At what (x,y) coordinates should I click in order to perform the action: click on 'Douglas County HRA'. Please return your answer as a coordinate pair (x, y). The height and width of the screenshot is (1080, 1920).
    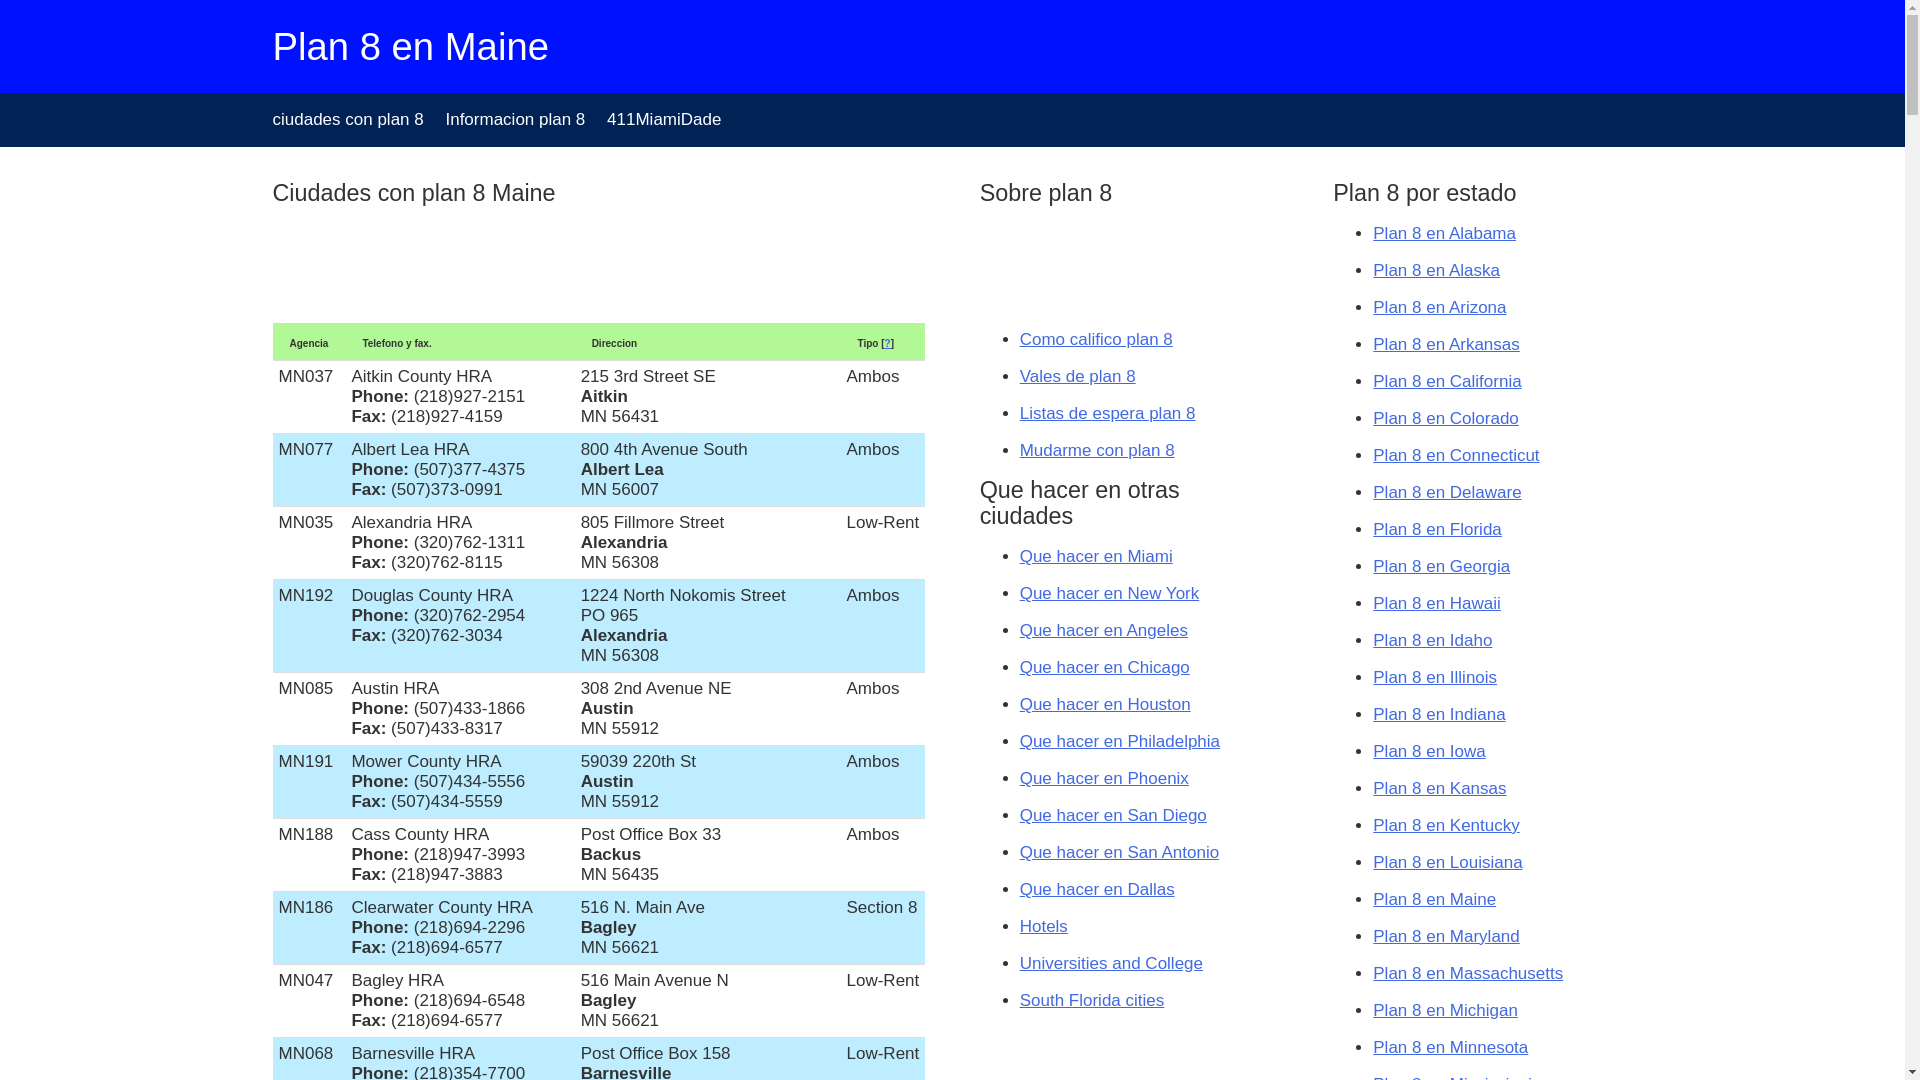
    Looking at the image, I should click on (431, 594).